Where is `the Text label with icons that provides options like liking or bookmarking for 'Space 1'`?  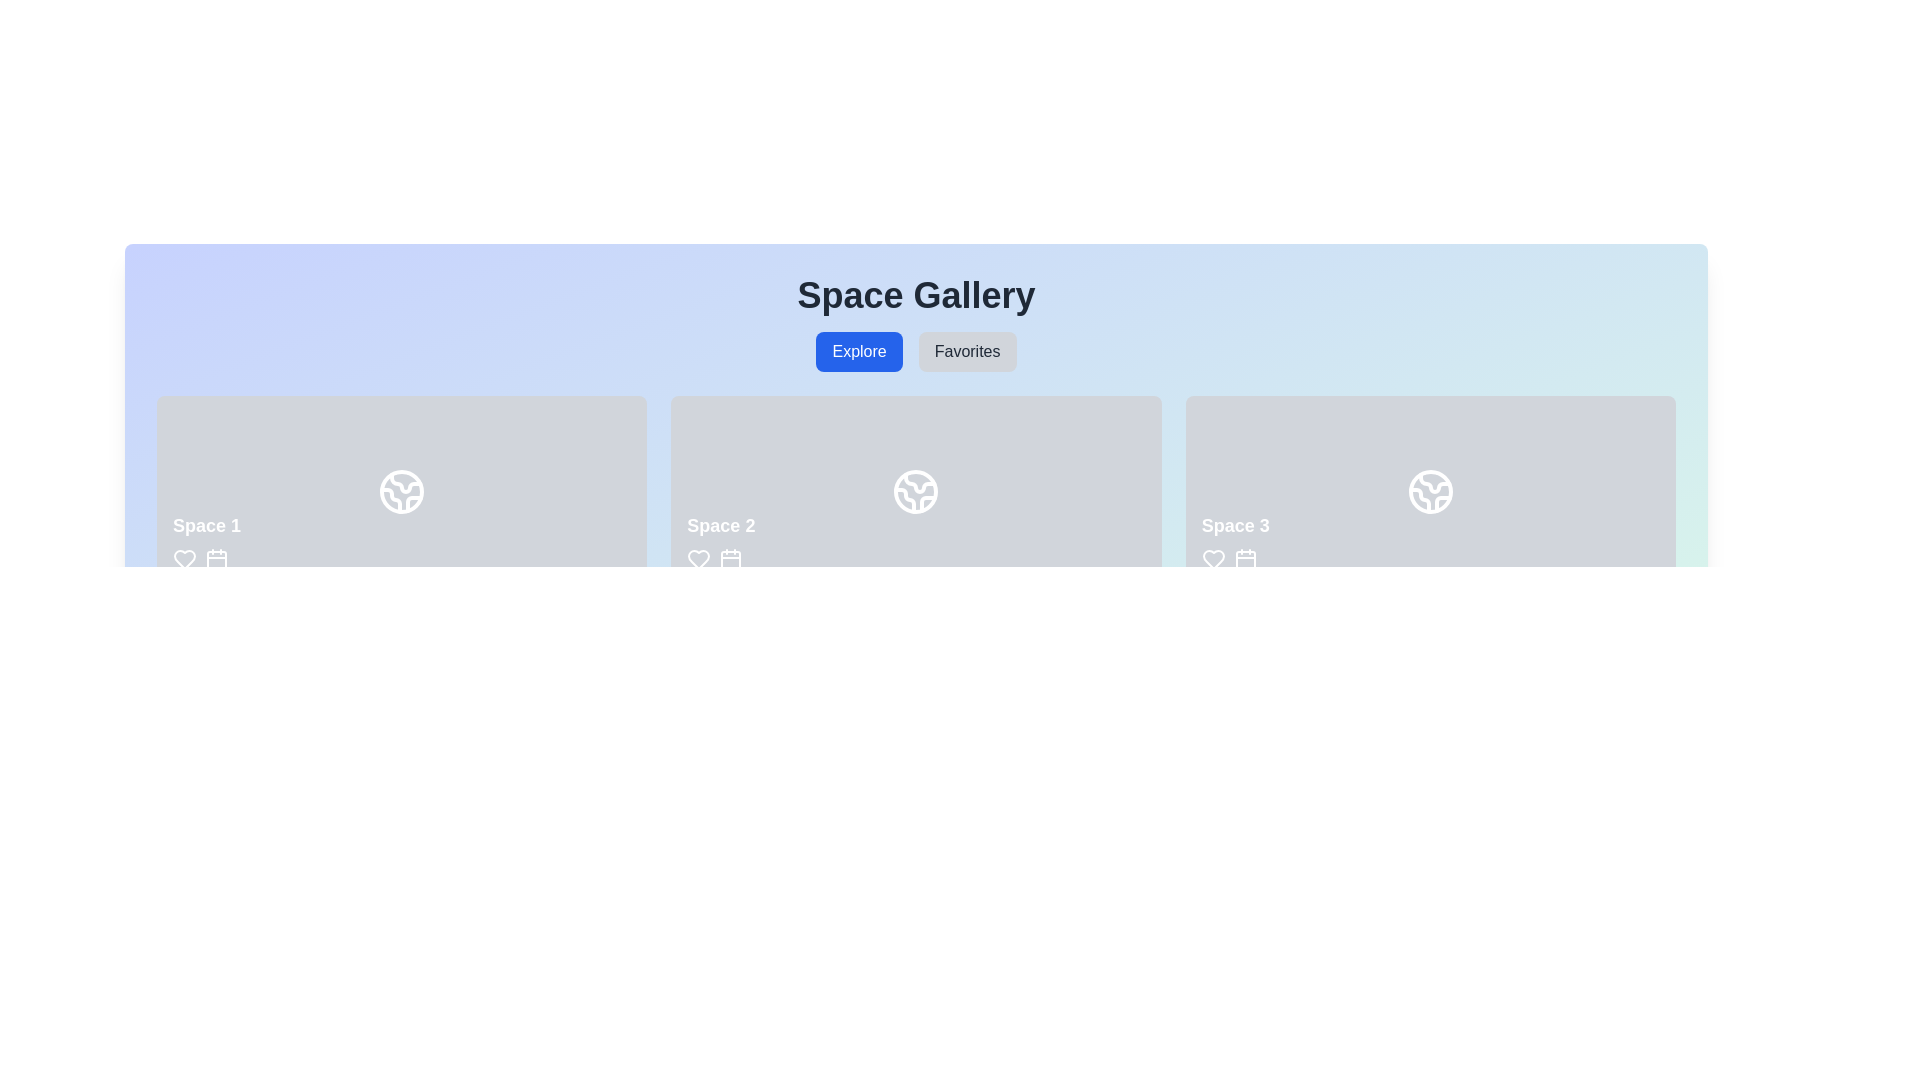
the Text label with icons that provides options like liking or bookmarking for 'Space 1' is located at coordinates (206, 542).